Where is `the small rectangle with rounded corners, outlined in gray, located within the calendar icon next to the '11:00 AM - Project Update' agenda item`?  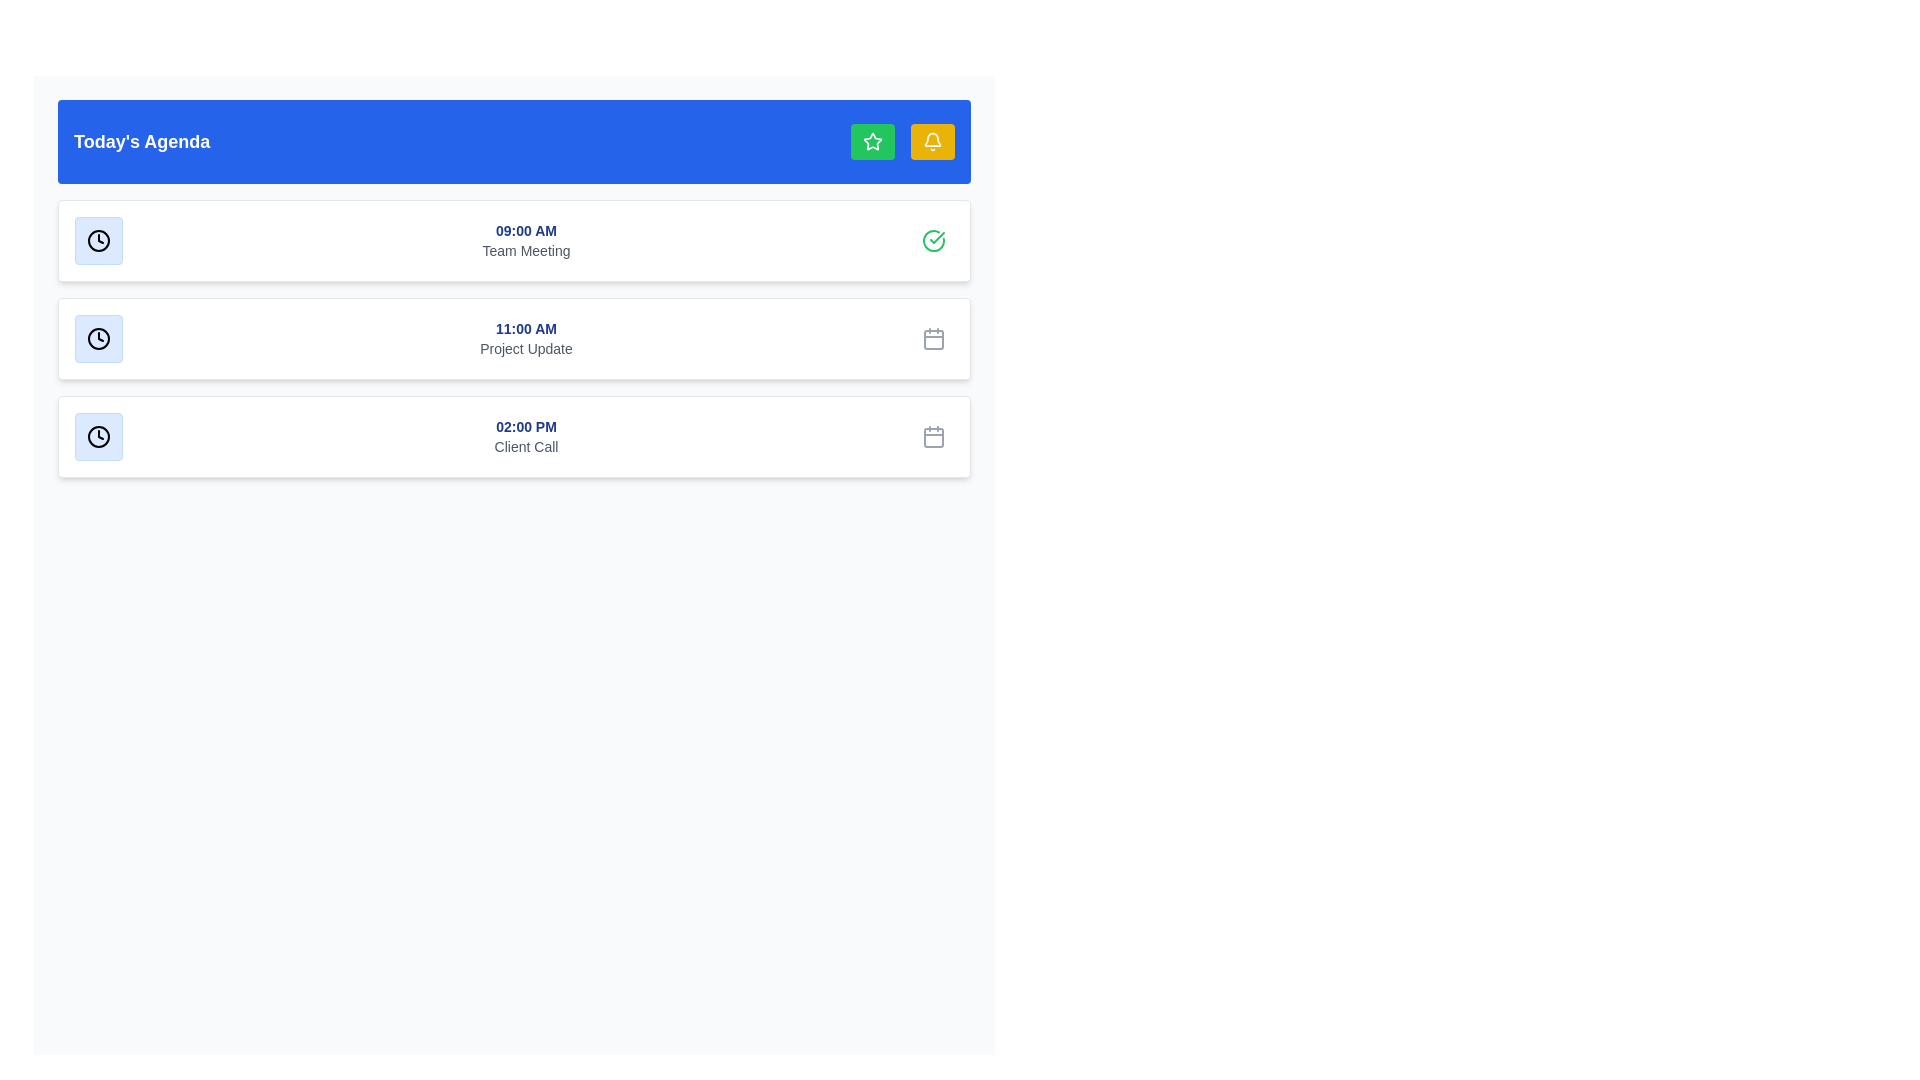 the small rectangle with rounded corners, outlined in gray, located within the calendar icon next to the '11:00 AM - Project Update' agenda item is located at coordinates (933, 338).